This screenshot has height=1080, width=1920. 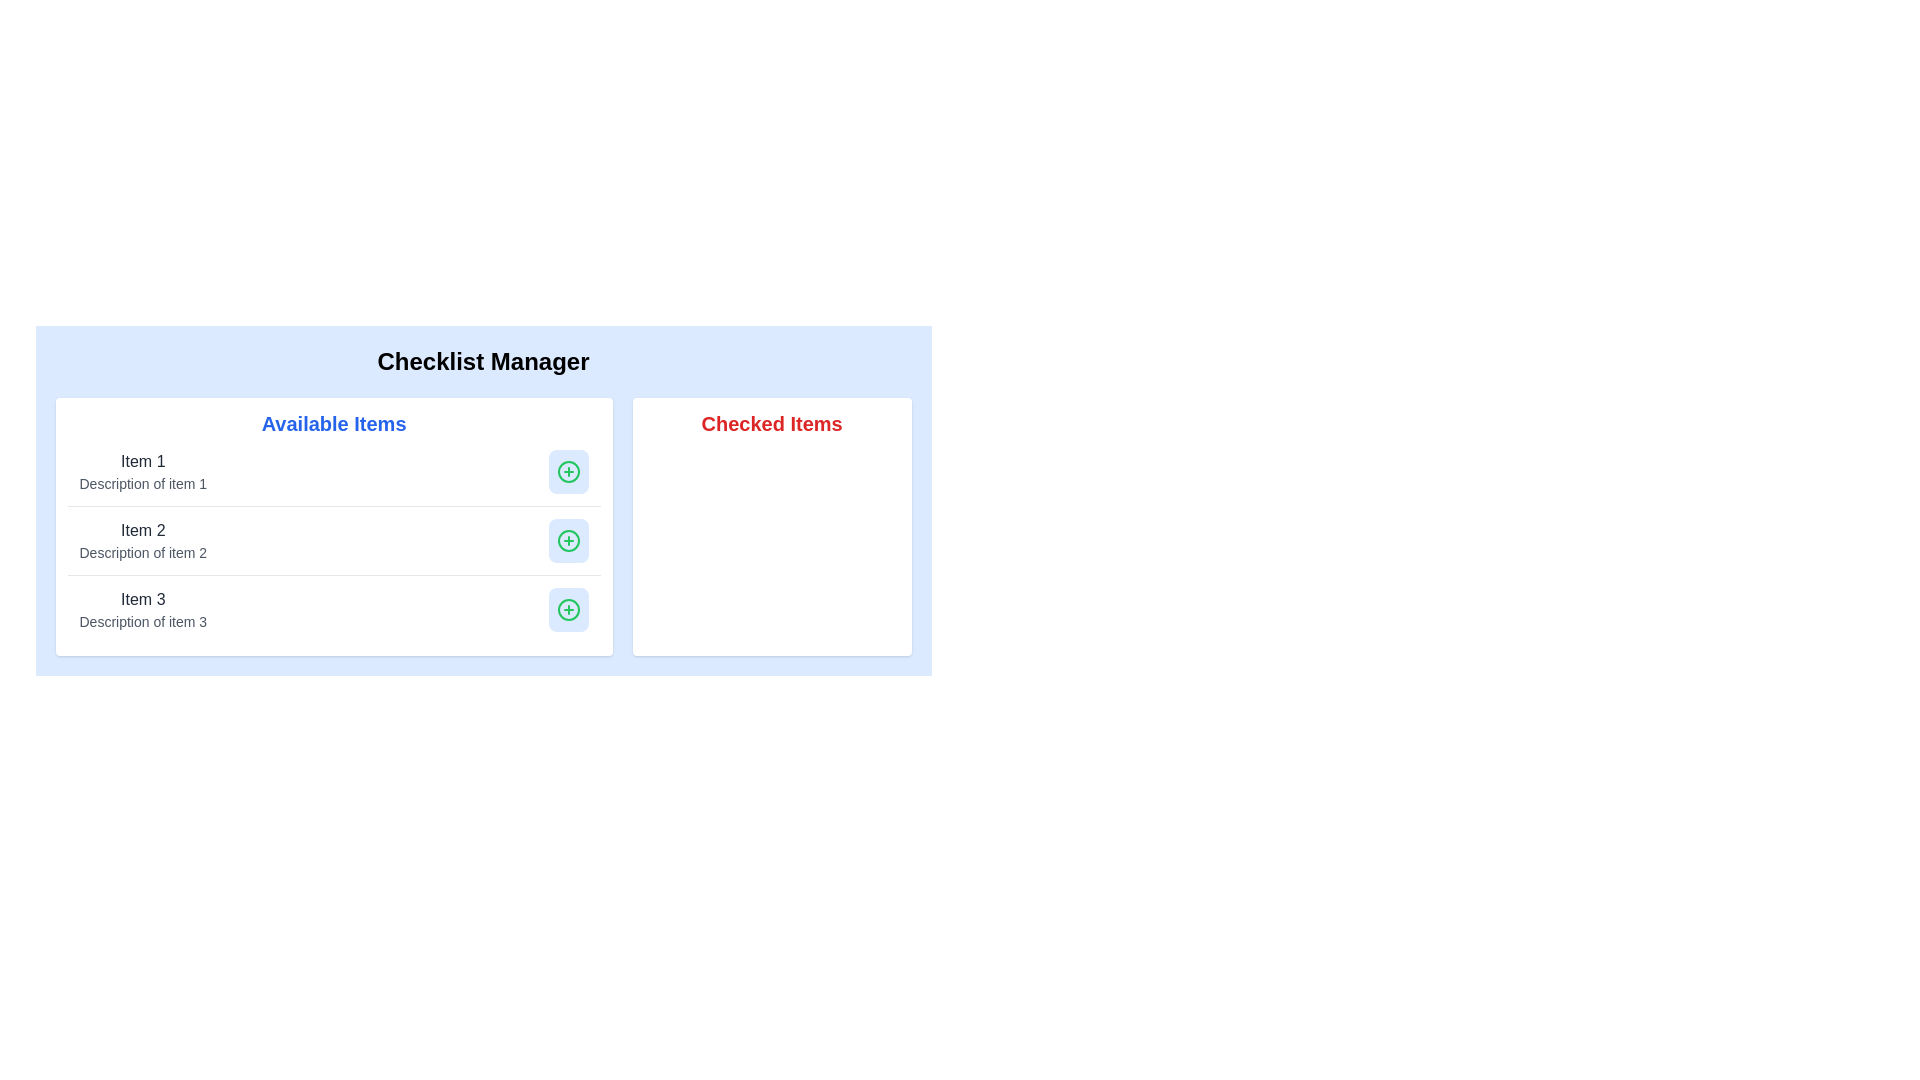 I want to click on the circular shape with a green border and cyan fill, part of the '+' icon button associated with 'Item 1' in the 'Available Items' section, so click(x=567, y=608).